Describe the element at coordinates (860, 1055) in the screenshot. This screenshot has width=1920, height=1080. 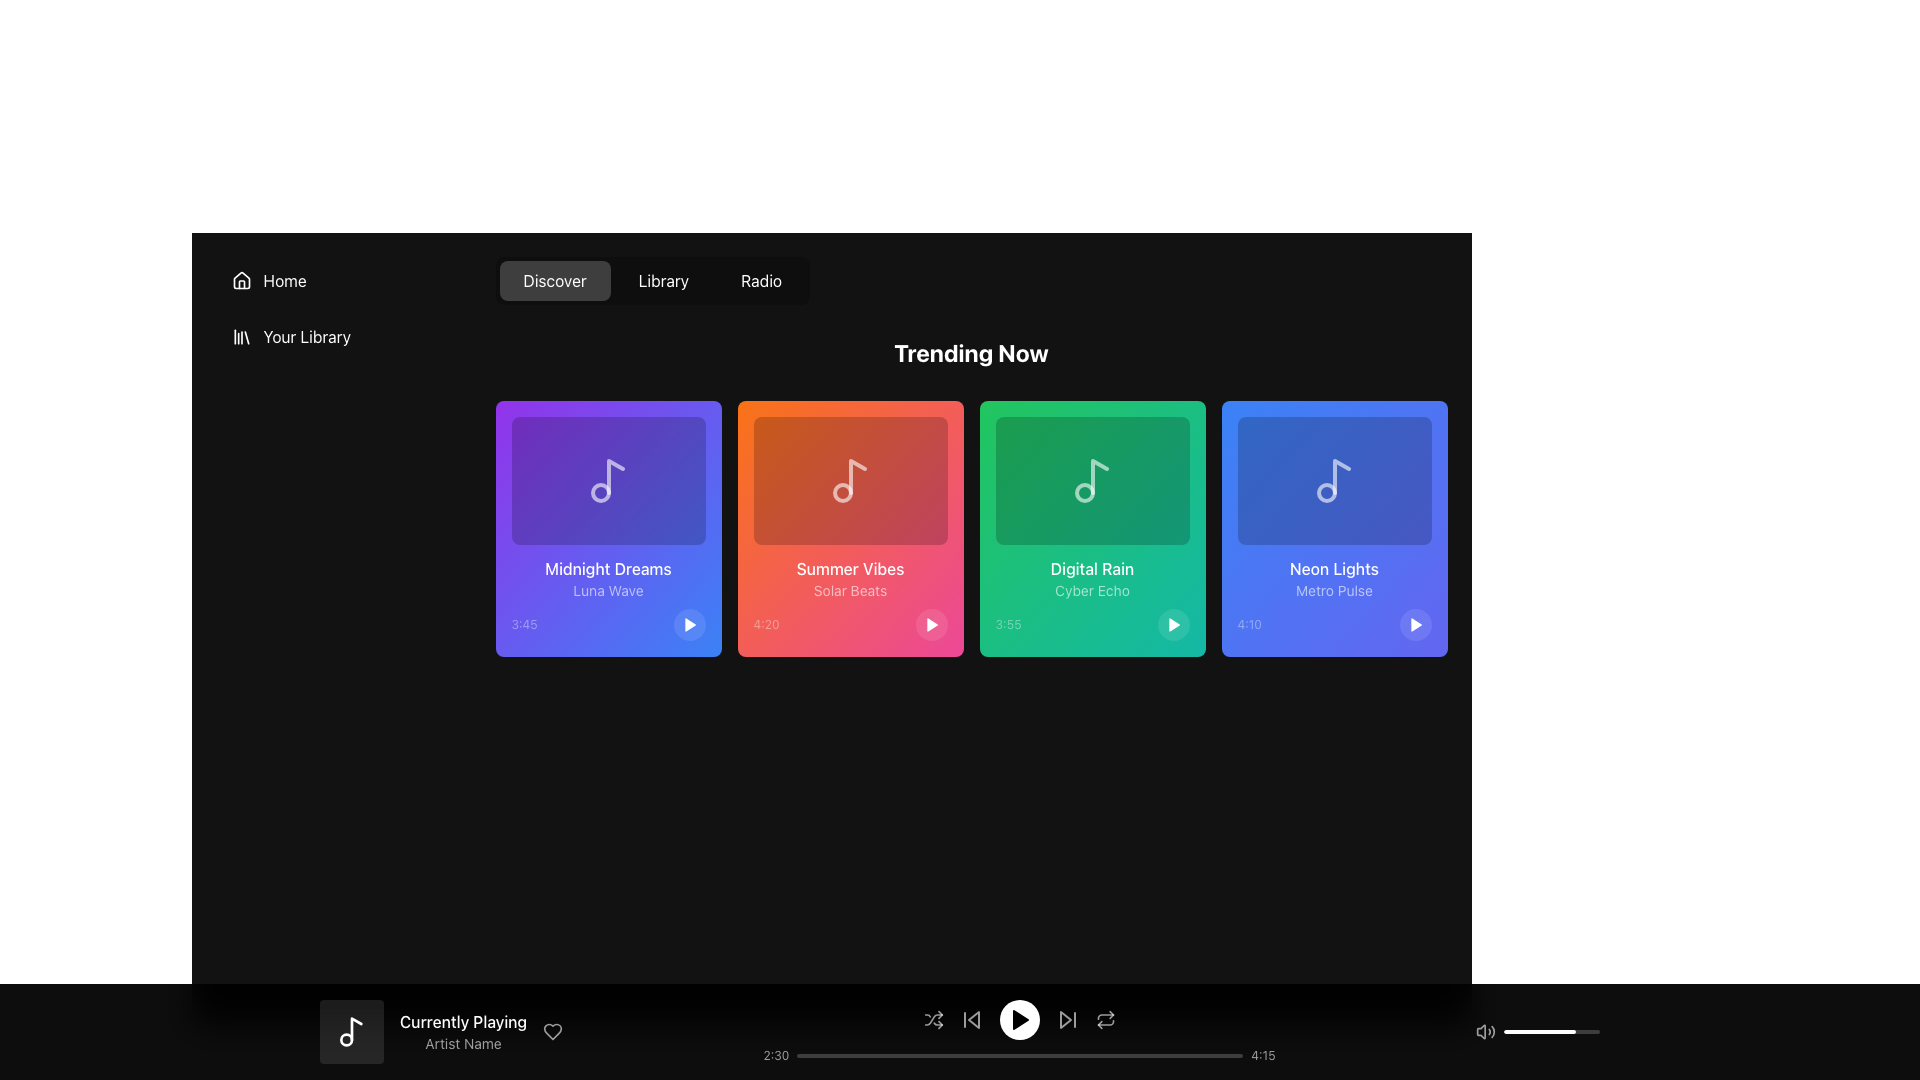
I see `playback position` at that location.